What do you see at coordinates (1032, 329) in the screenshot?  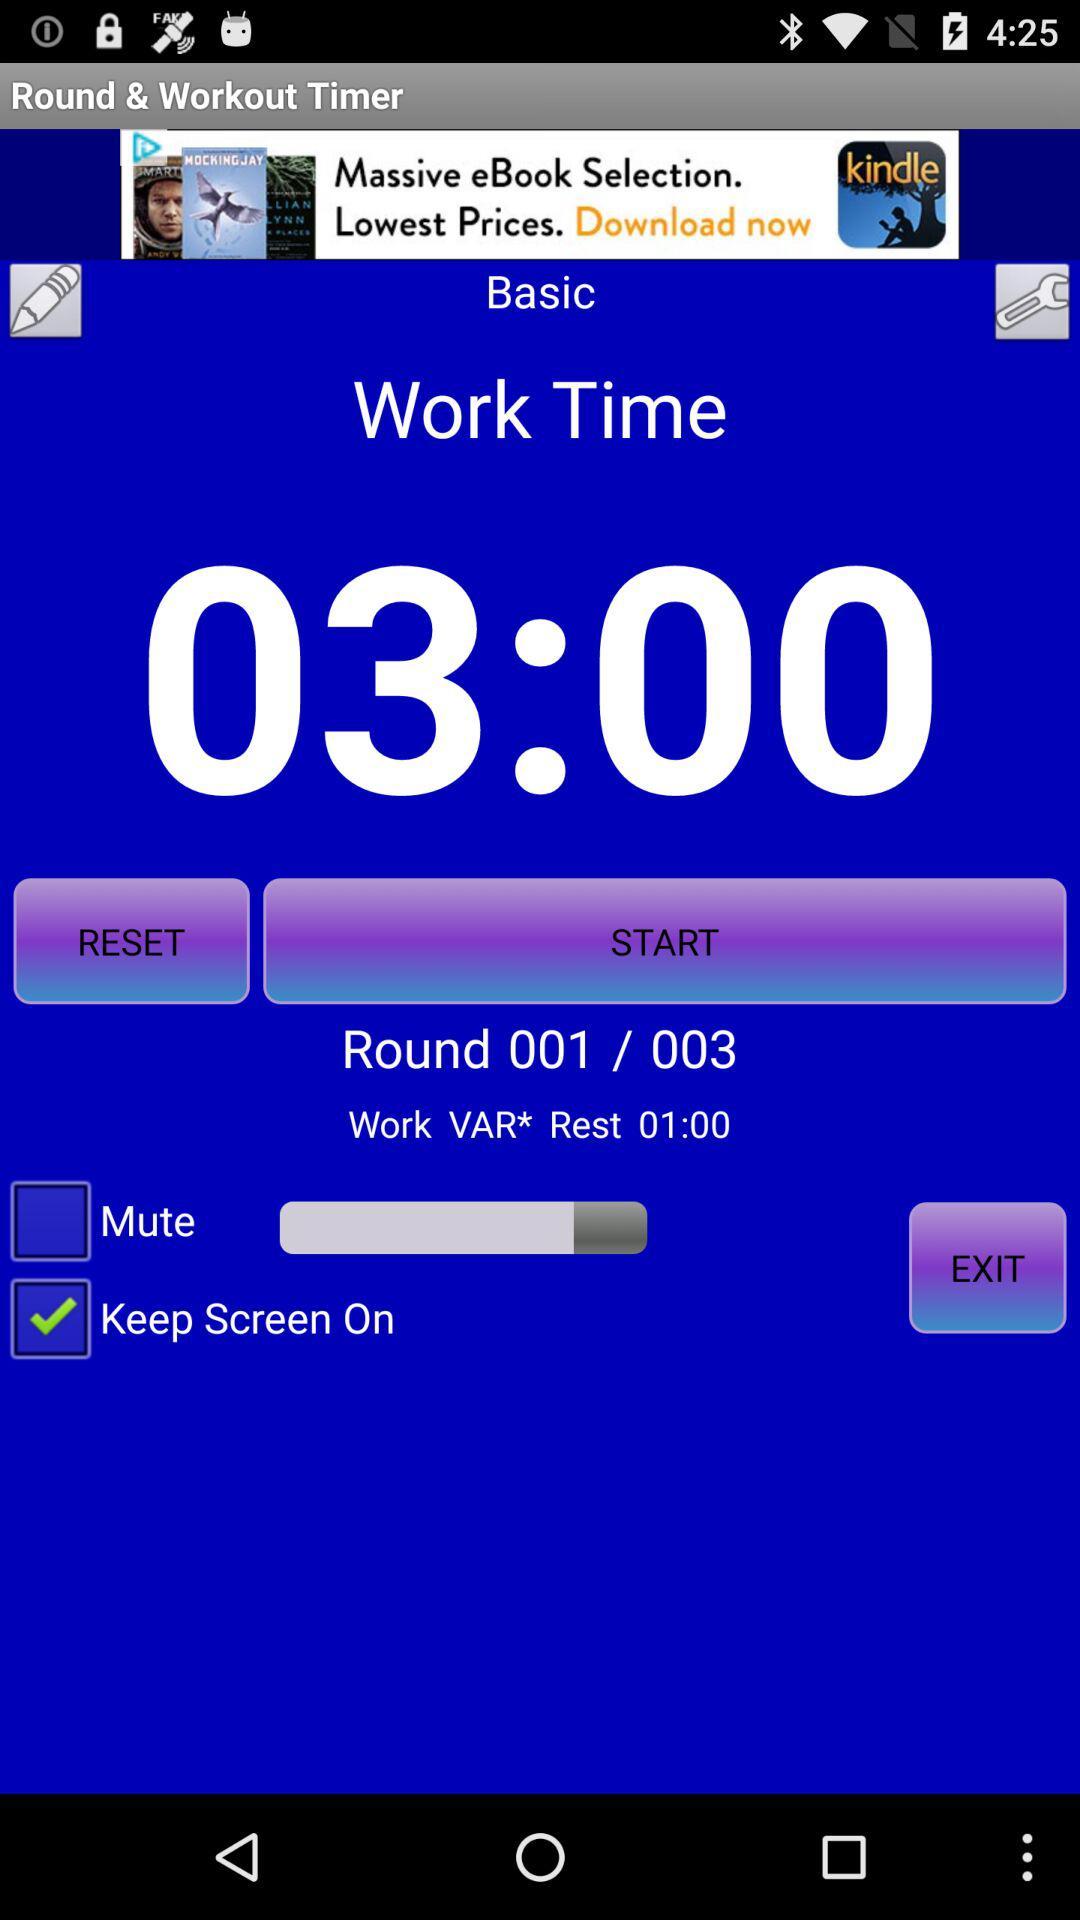 I see `the build icon` at bounding box center [1032, 329].